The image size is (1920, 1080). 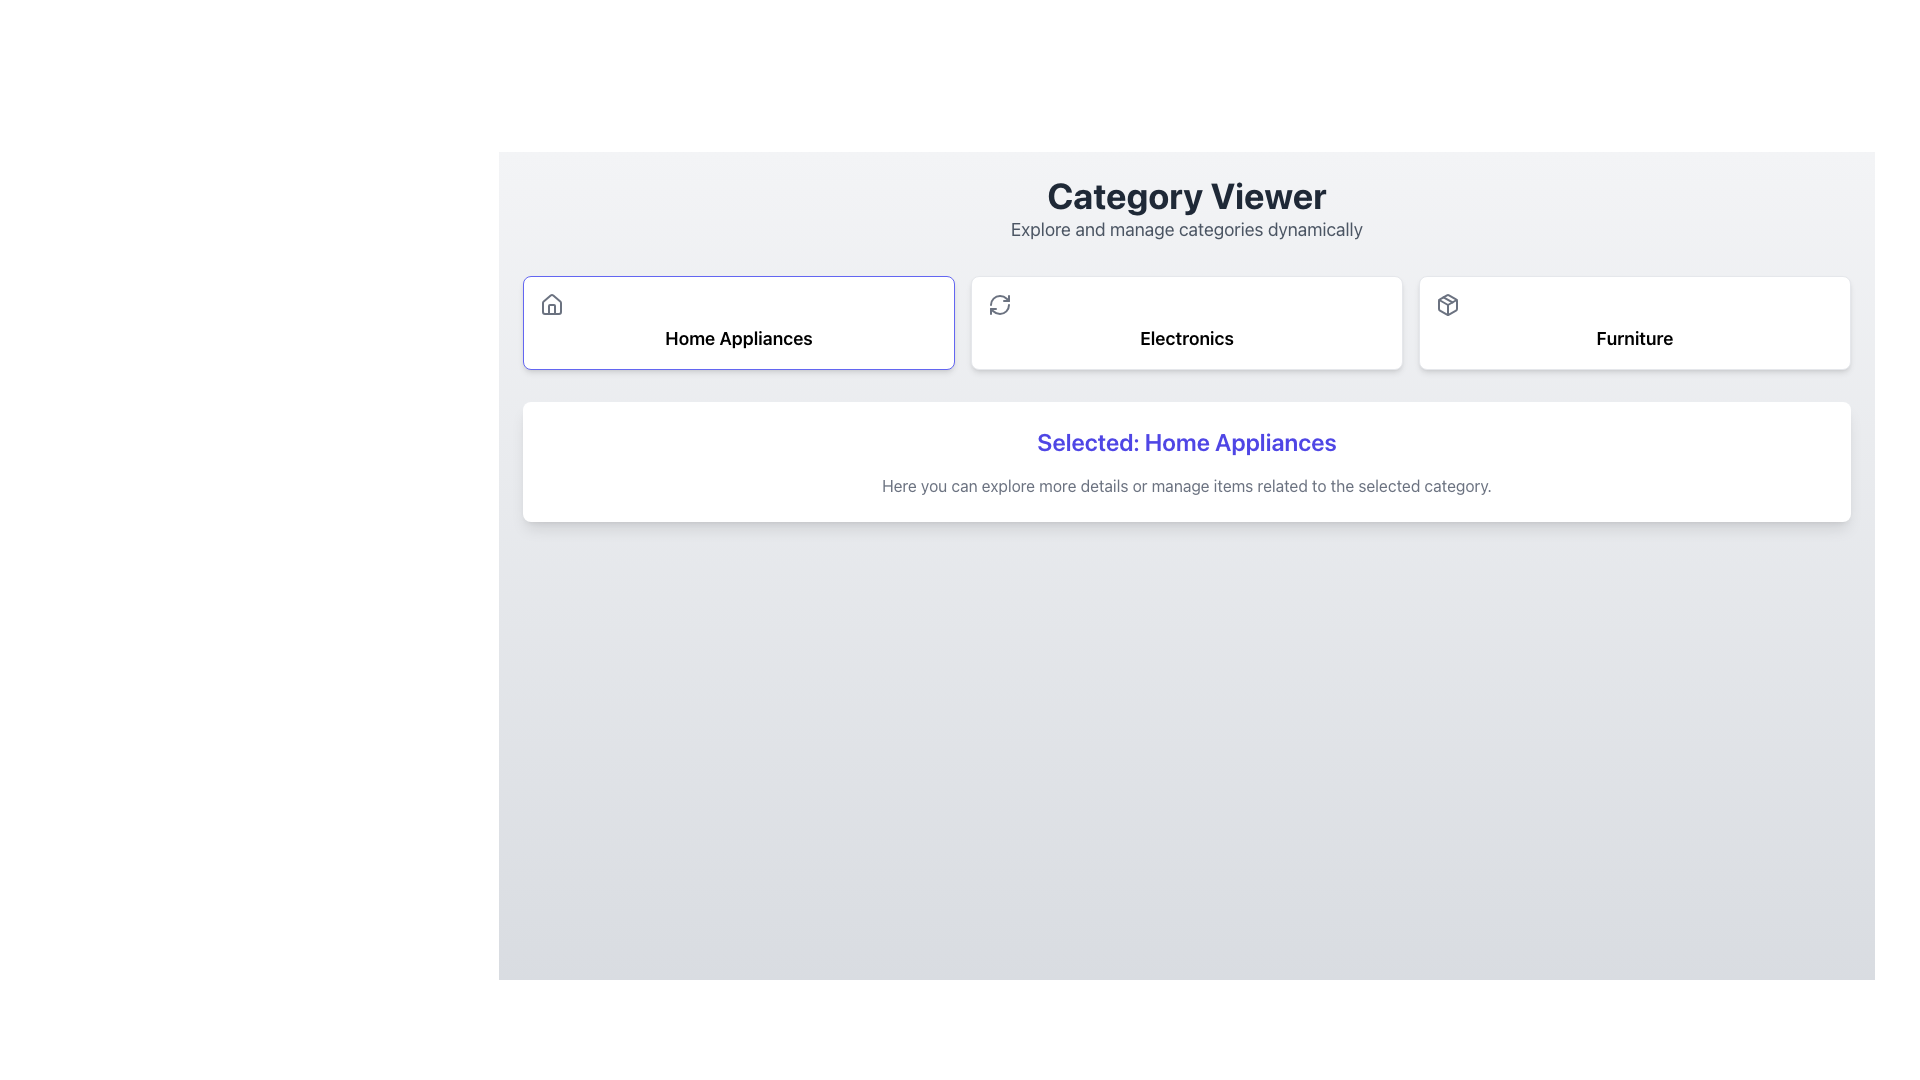 I want to click on the dark gray package icon located at the upper-left section of the 'Furniture' category card, so click(x=1448, y=304).